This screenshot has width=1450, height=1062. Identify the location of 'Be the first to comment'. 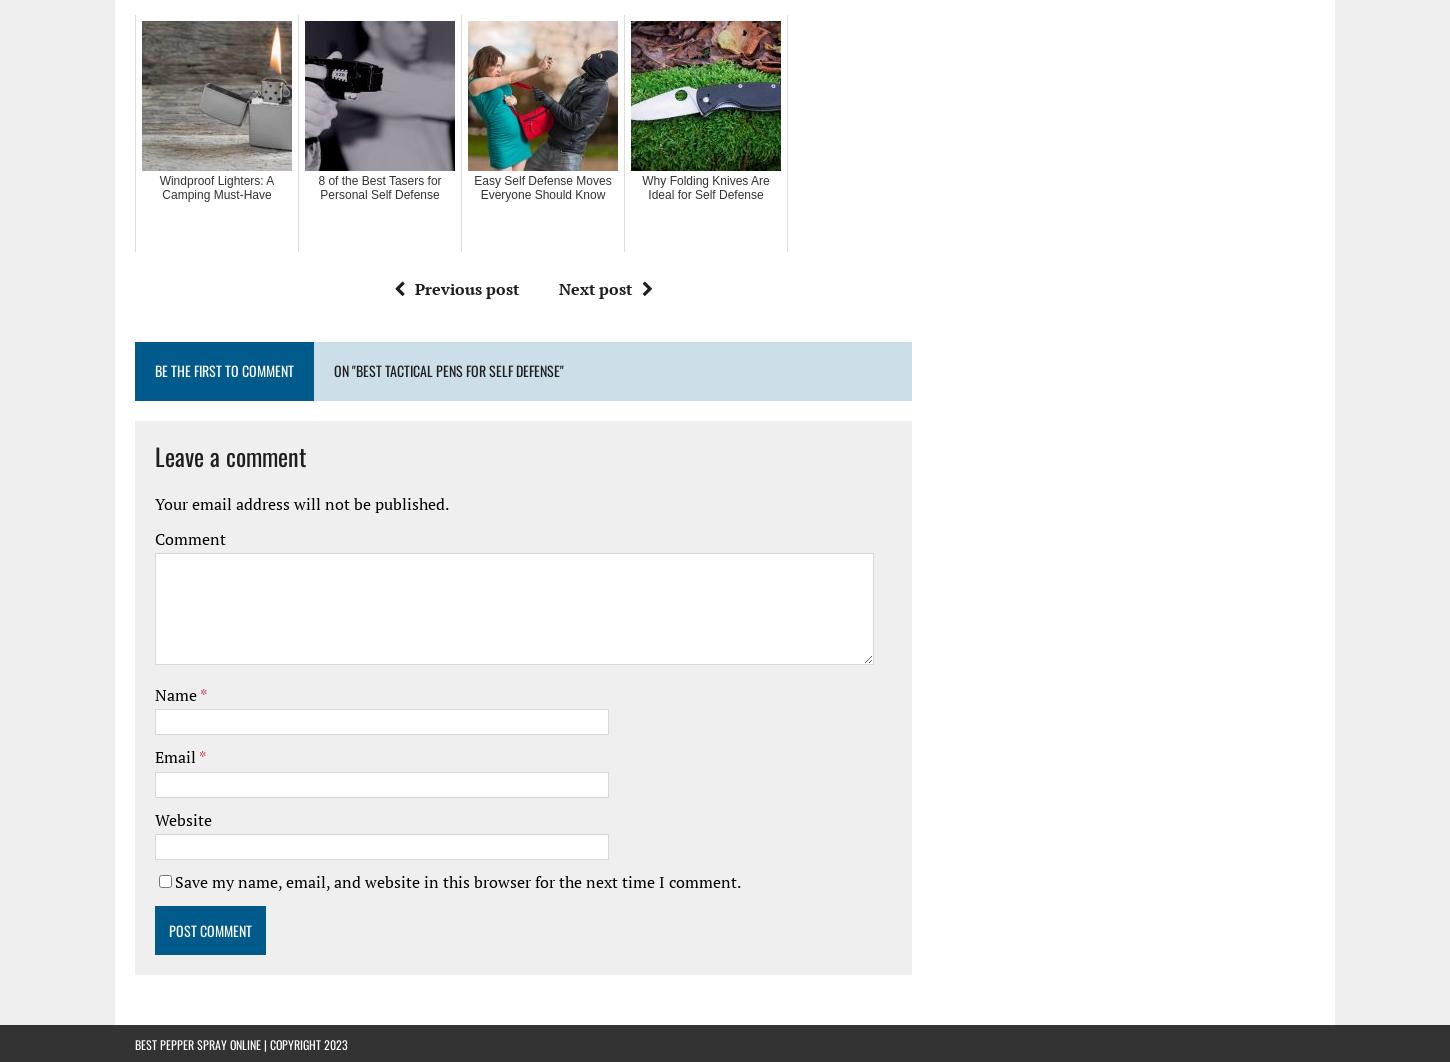
(223, 369).